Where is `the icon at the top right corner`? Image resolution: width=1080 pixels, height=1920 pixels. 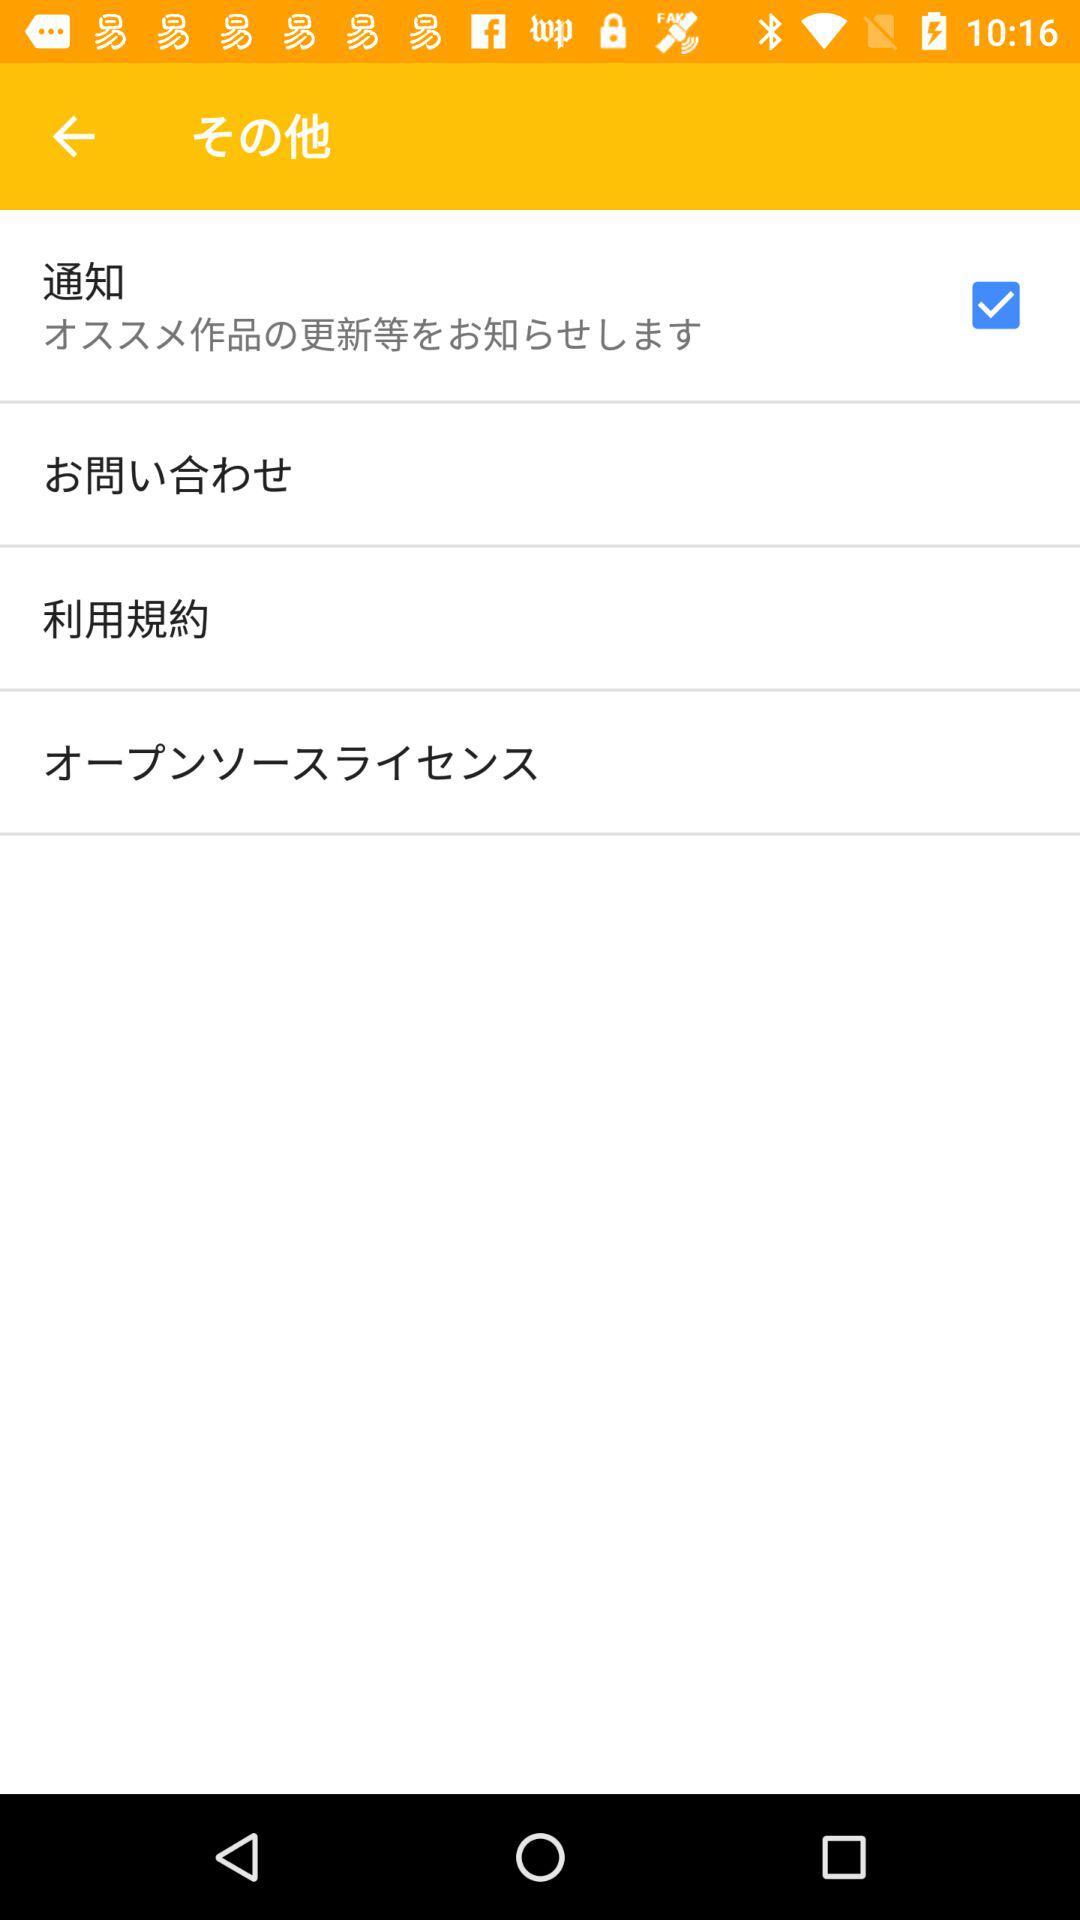 the icon at the top right corner is located at coordinates (995, 304).